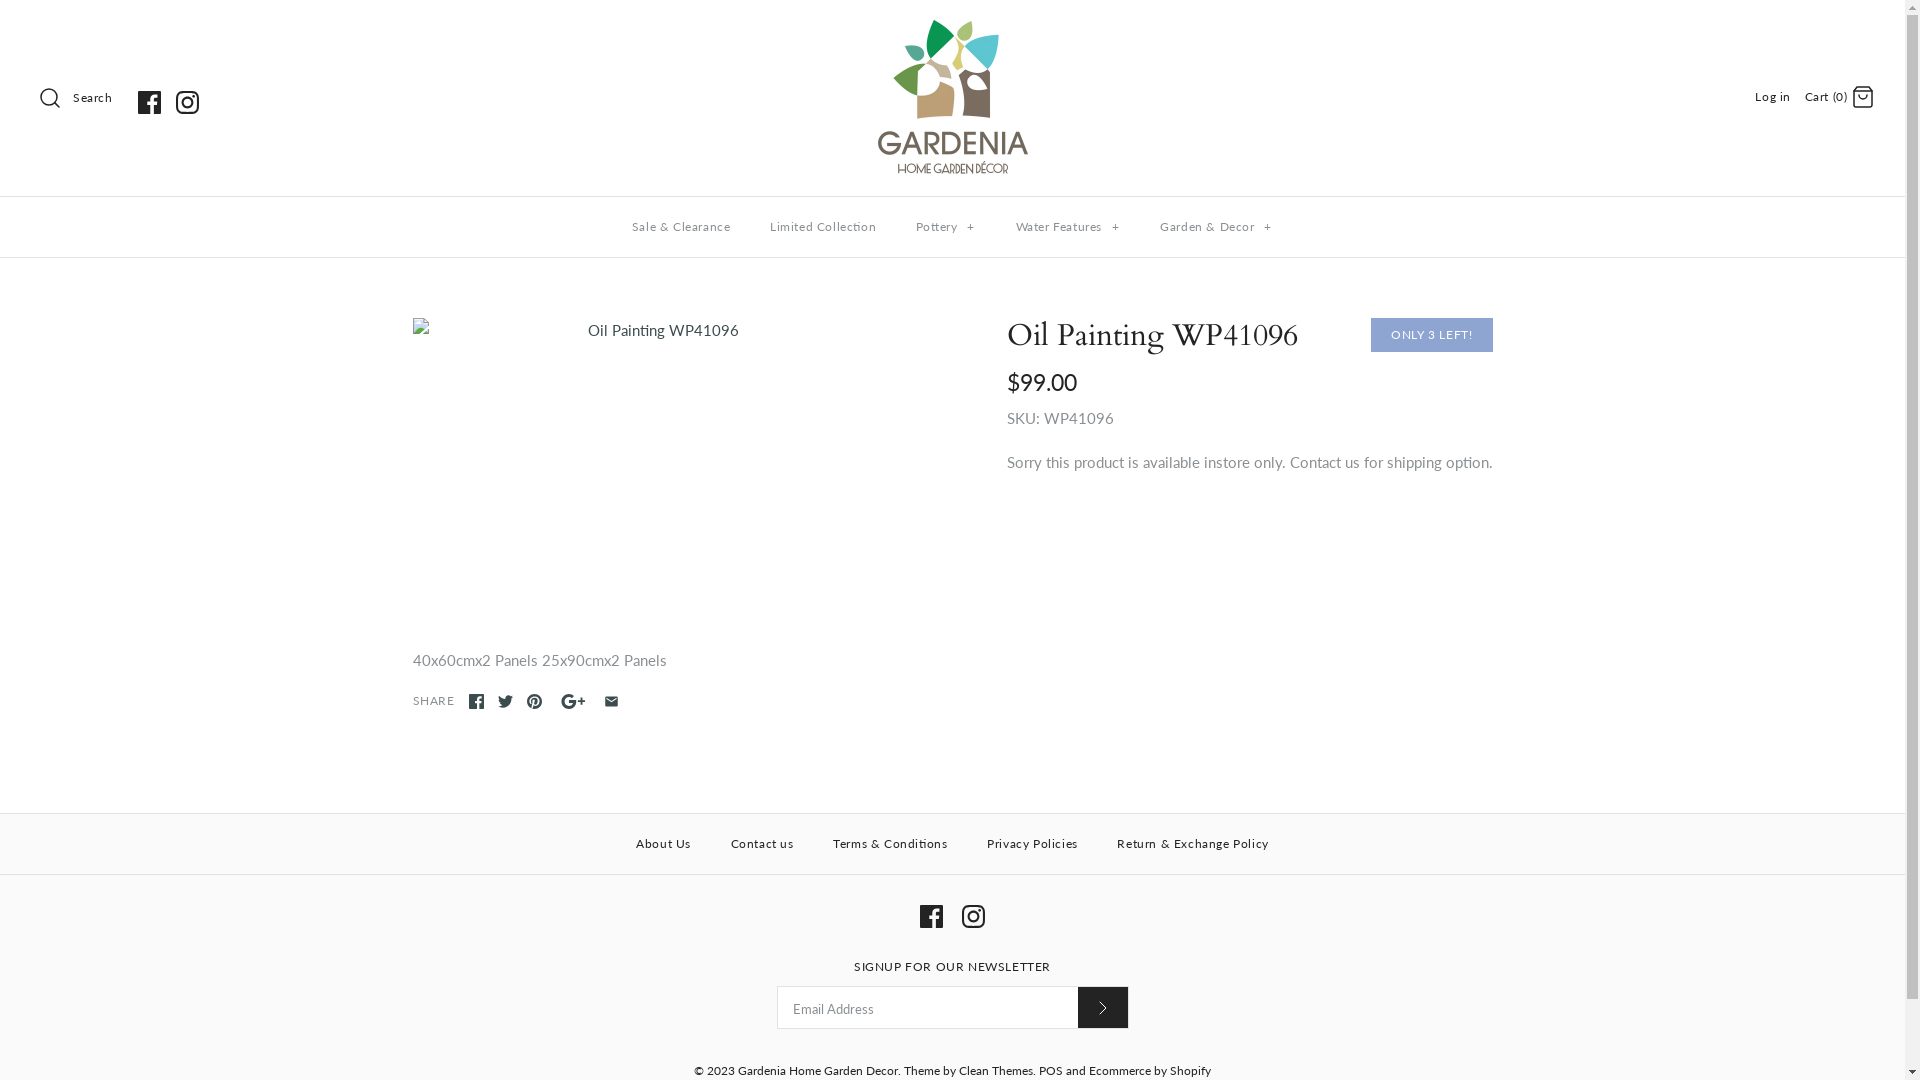 Image resolution: width=1920 pixels, height=1080 pixels. I want to click on 'Ecommerce by Shopify', so click(1088, 1069).